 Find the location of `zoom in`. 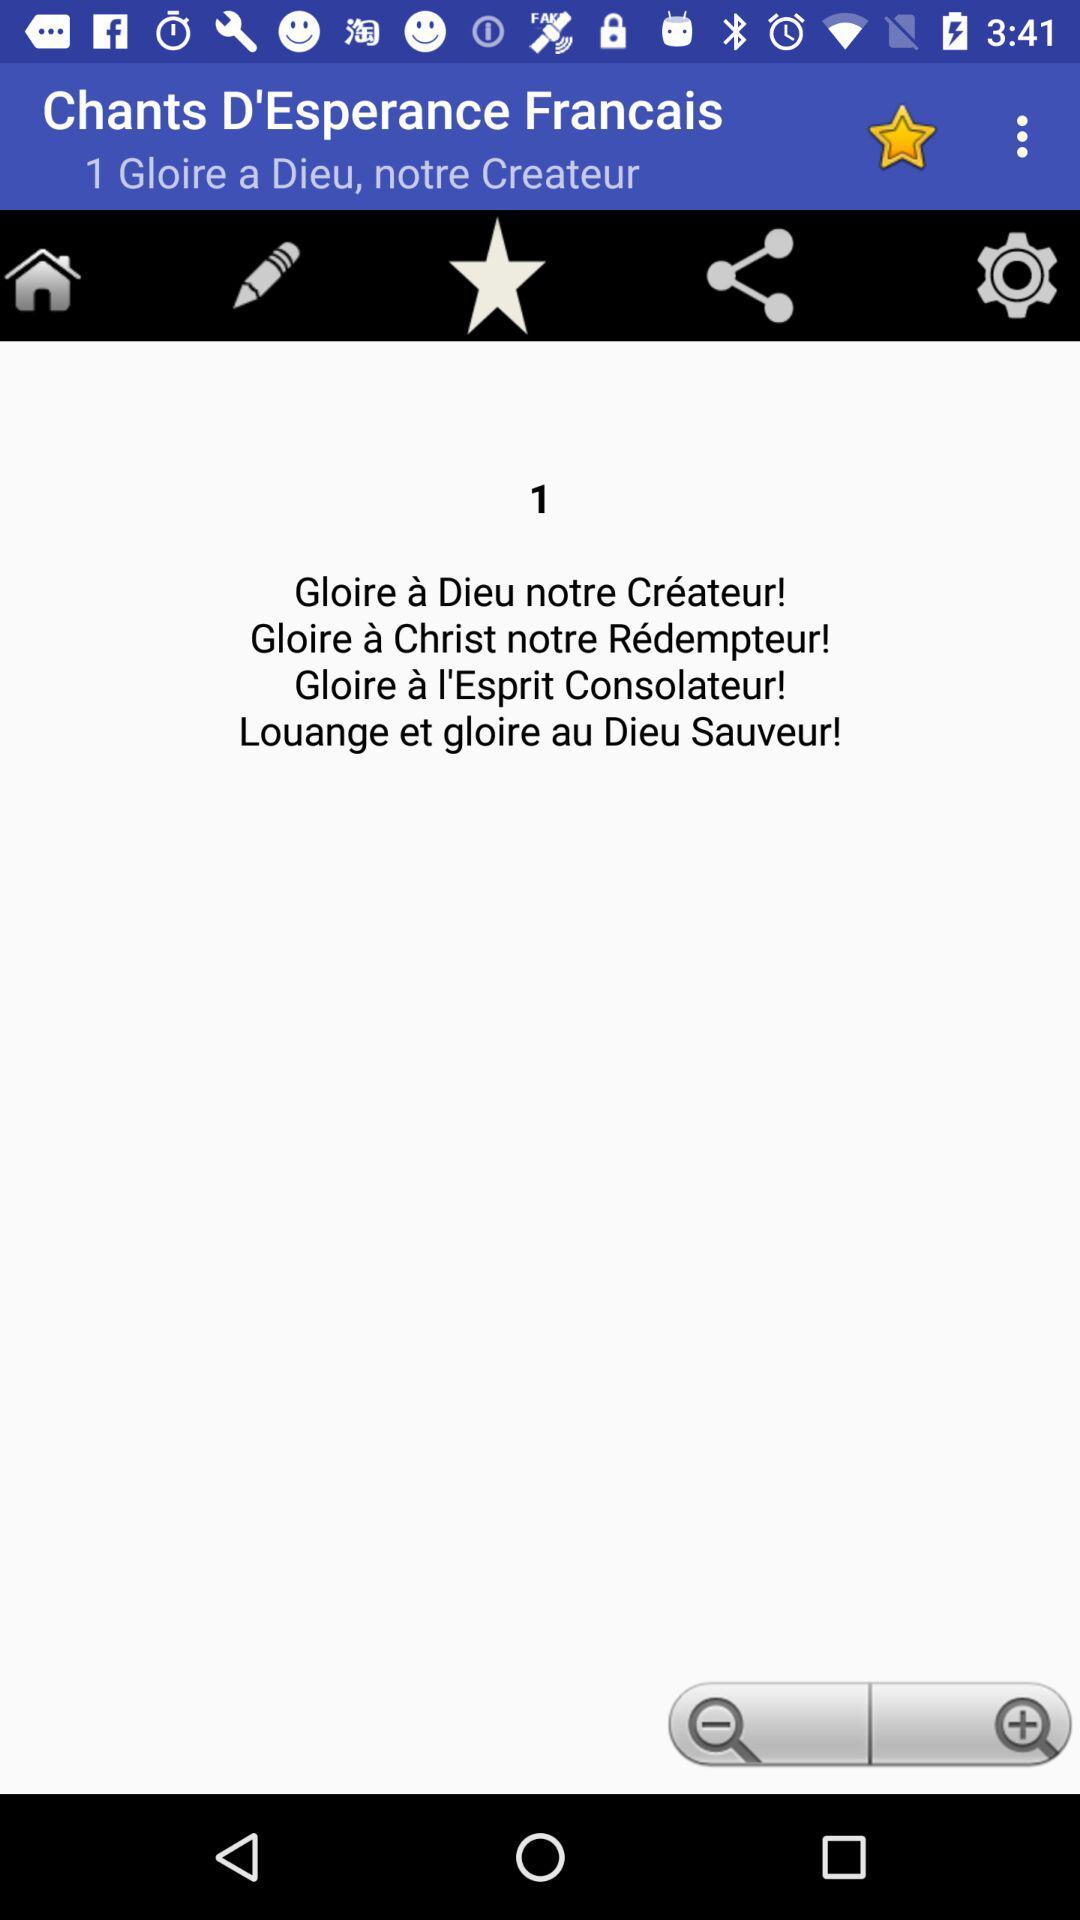

zoom in is located at coordinates (974, 1729).